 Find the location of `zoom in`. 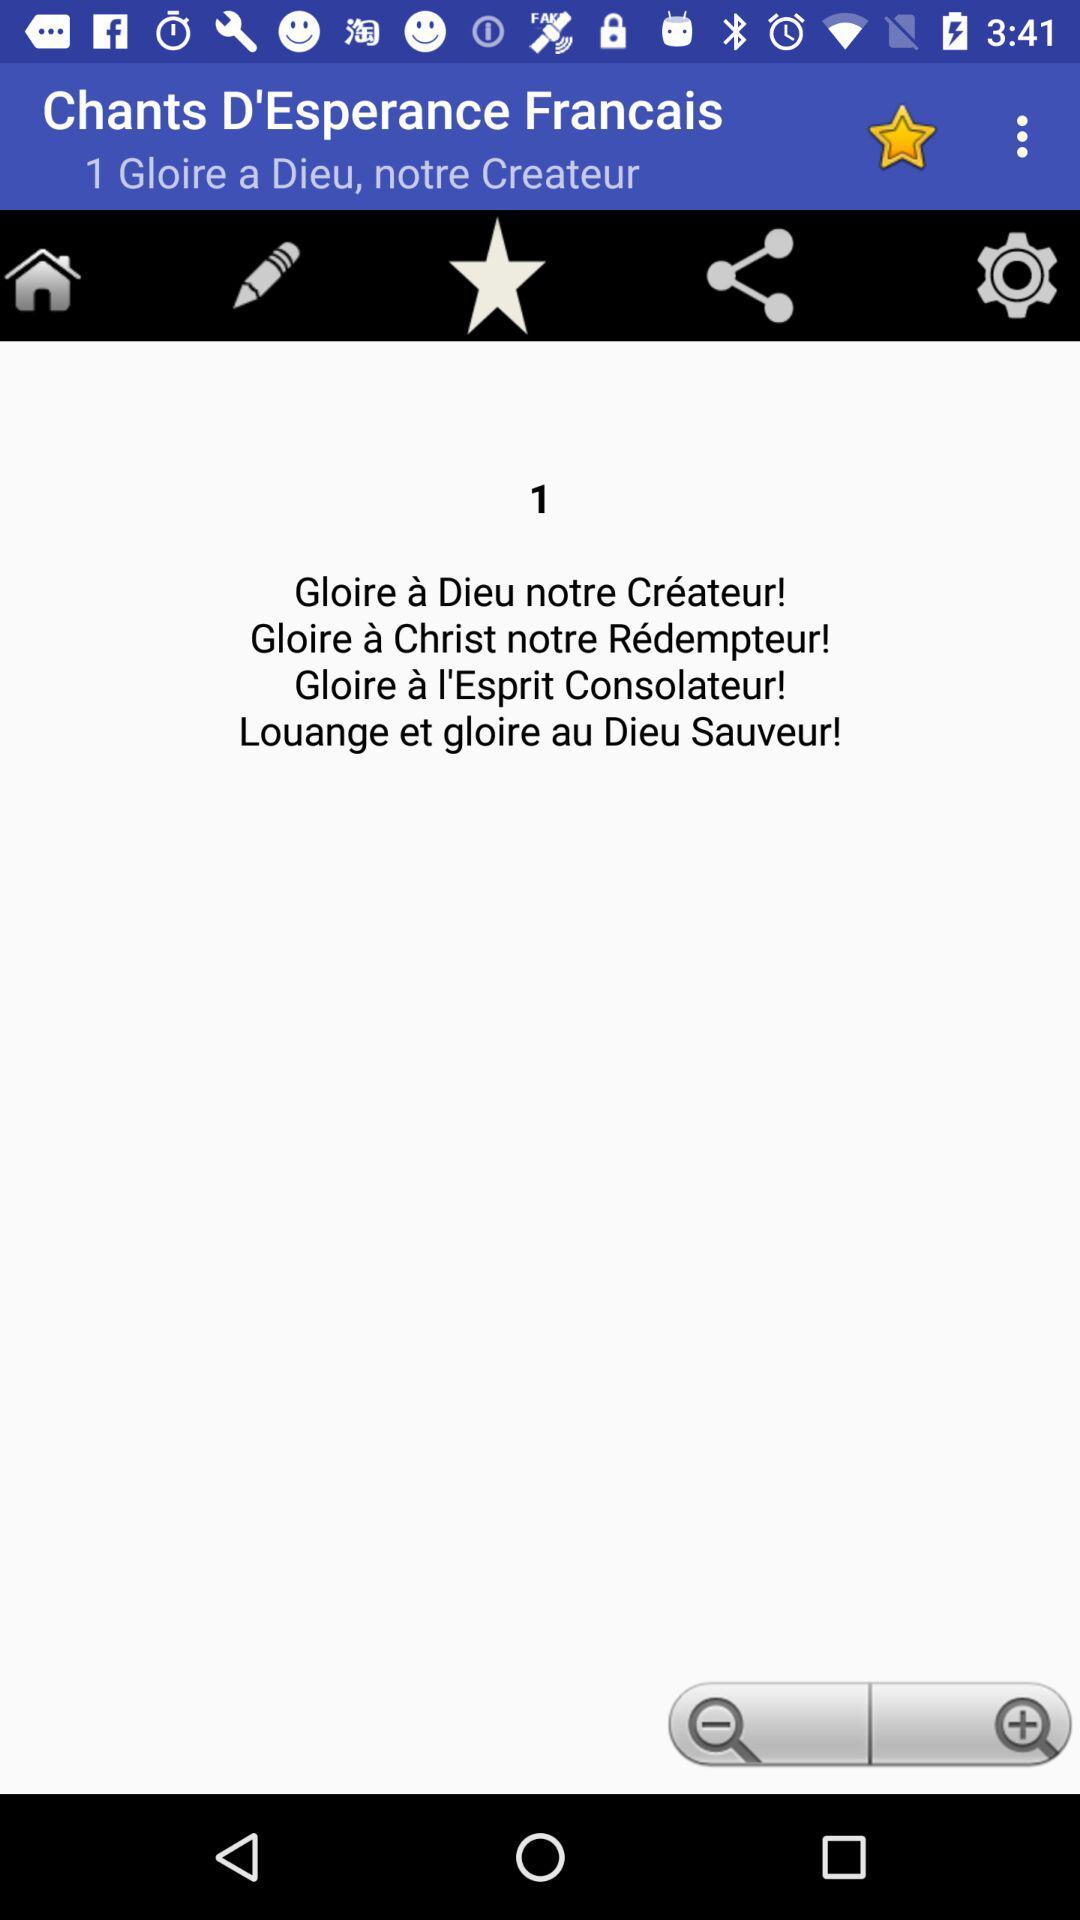

zoom in is located at coordinates (974, 1729).